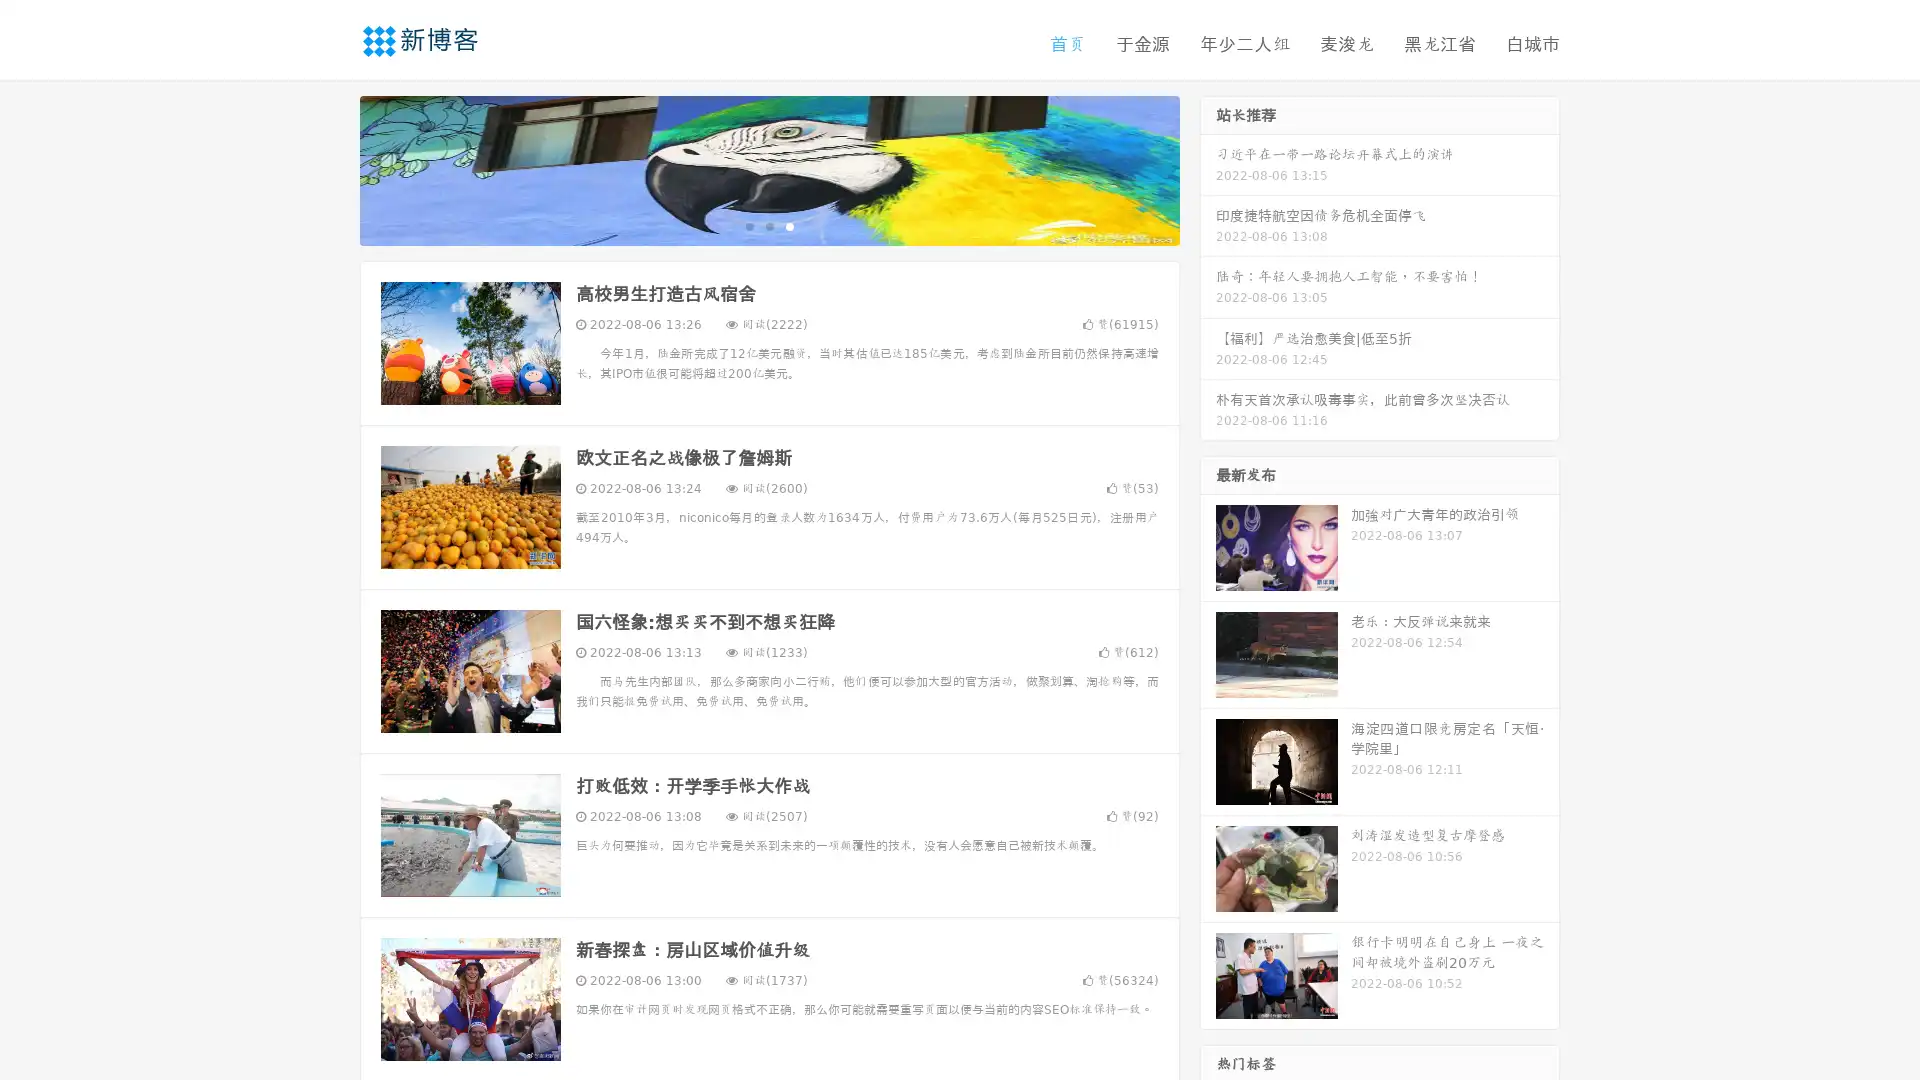 This screenshot has width=1920, height=1080. I want to click on Go to slide 1, so click(748, 225).